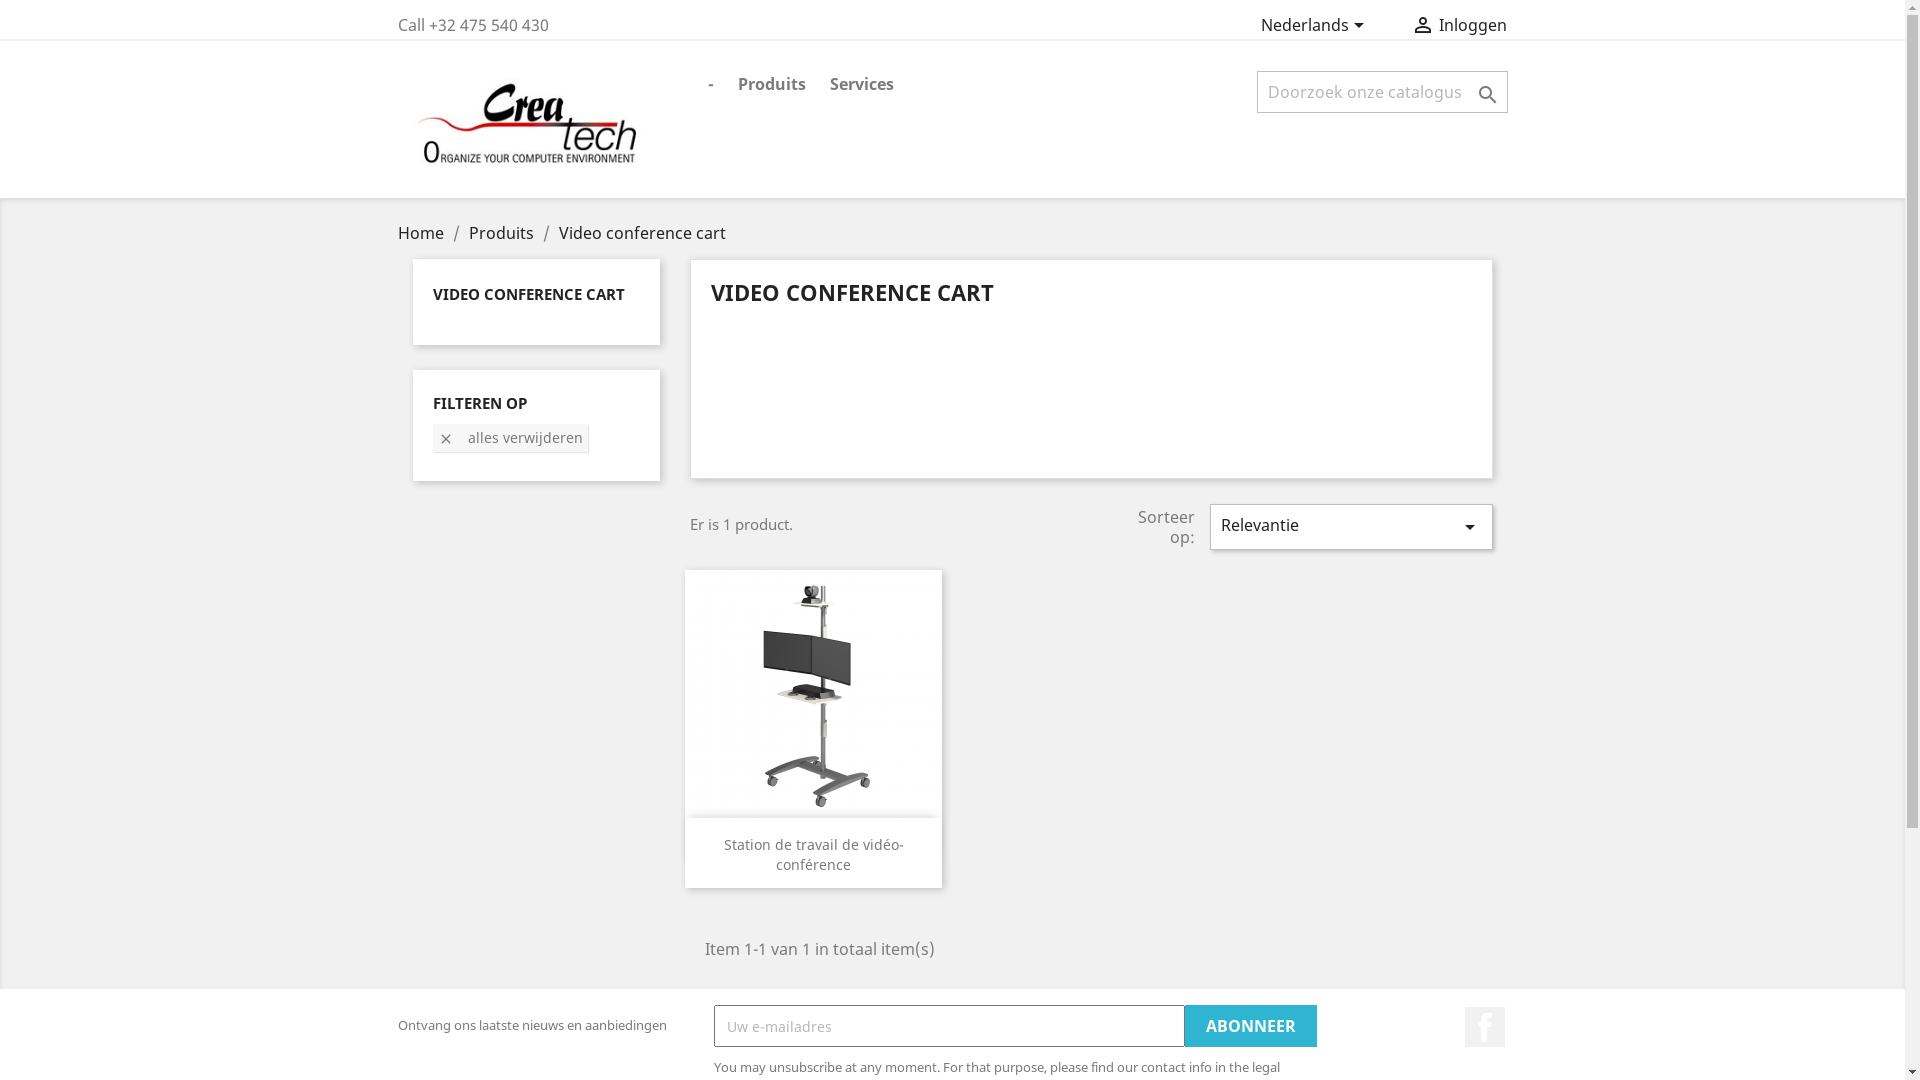 The width and height of the screenshot is (1920, 1080). Describe the element at coordinates (528, 293) in the screenshot. I see `'VIDEO CONFERENCE CART'` at that location.